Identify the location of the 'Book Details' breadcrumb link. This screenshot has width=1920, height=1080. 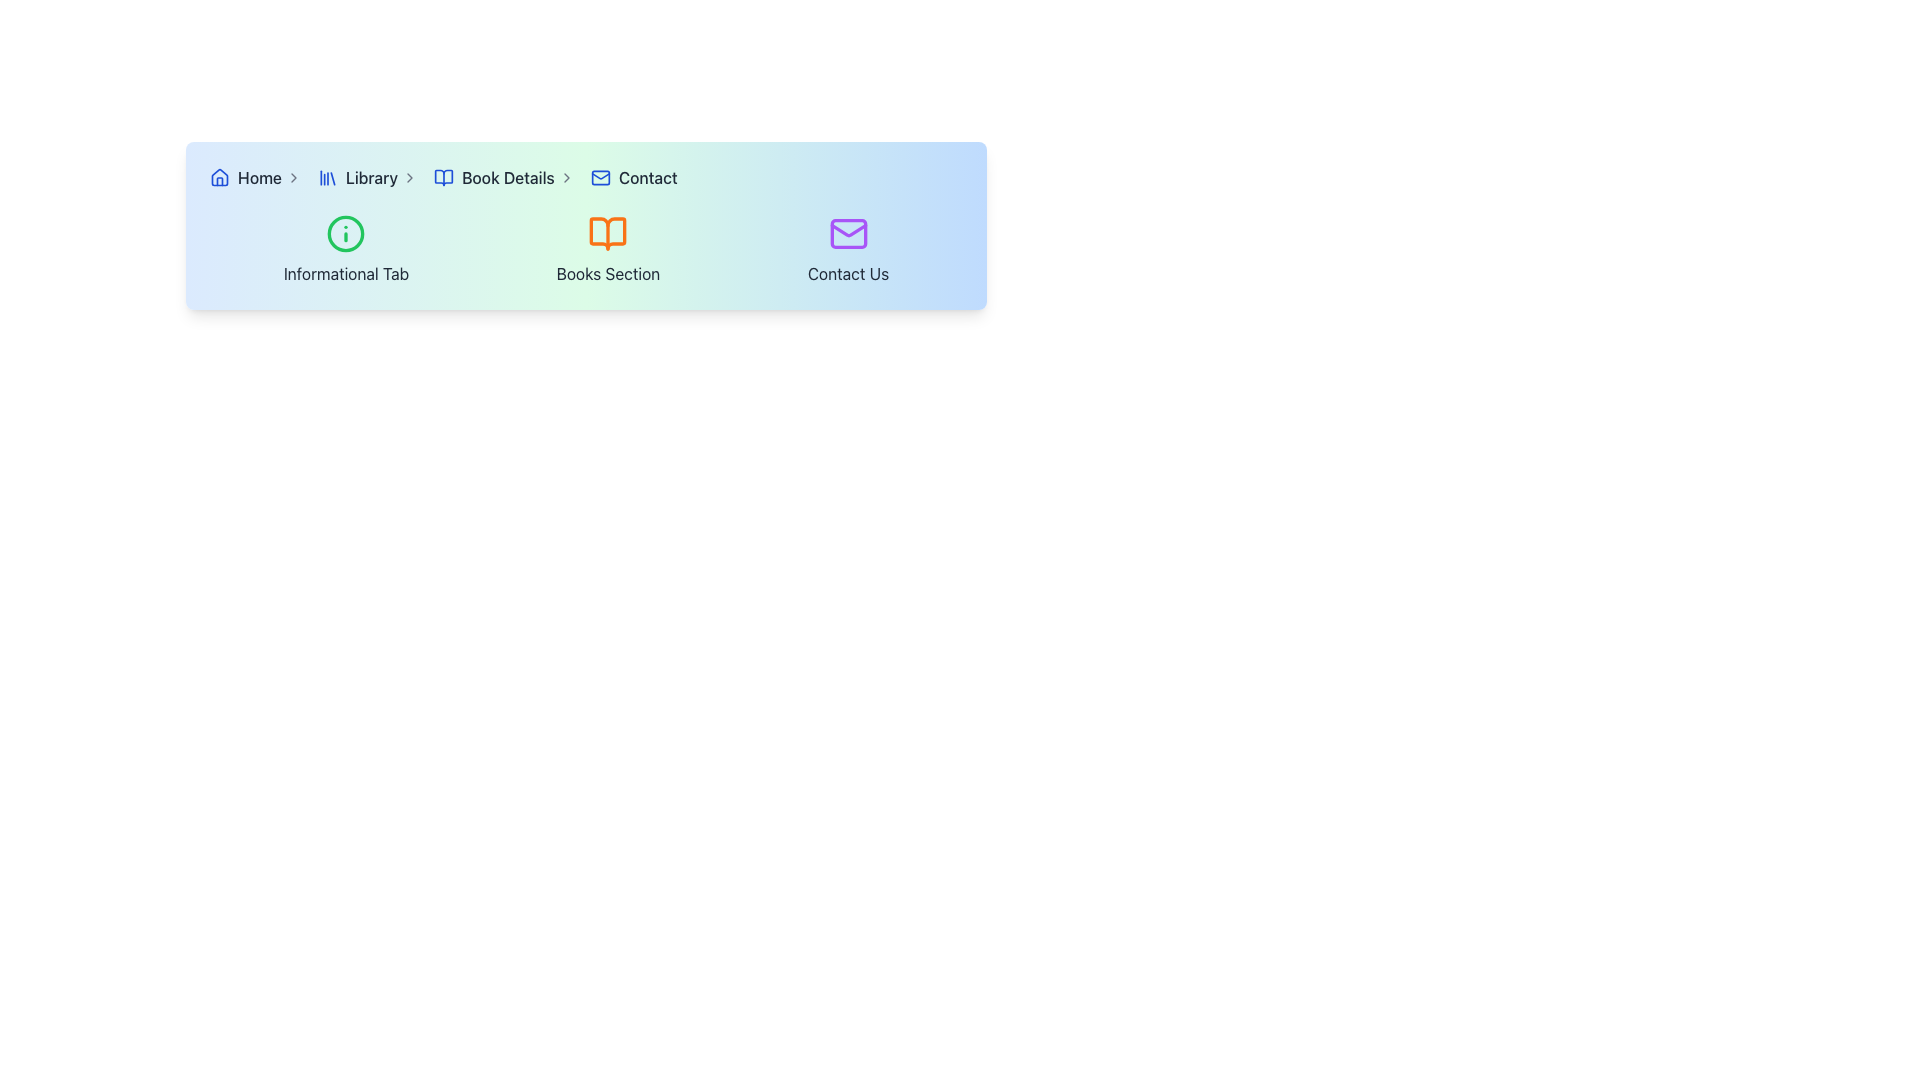
(506, 176).